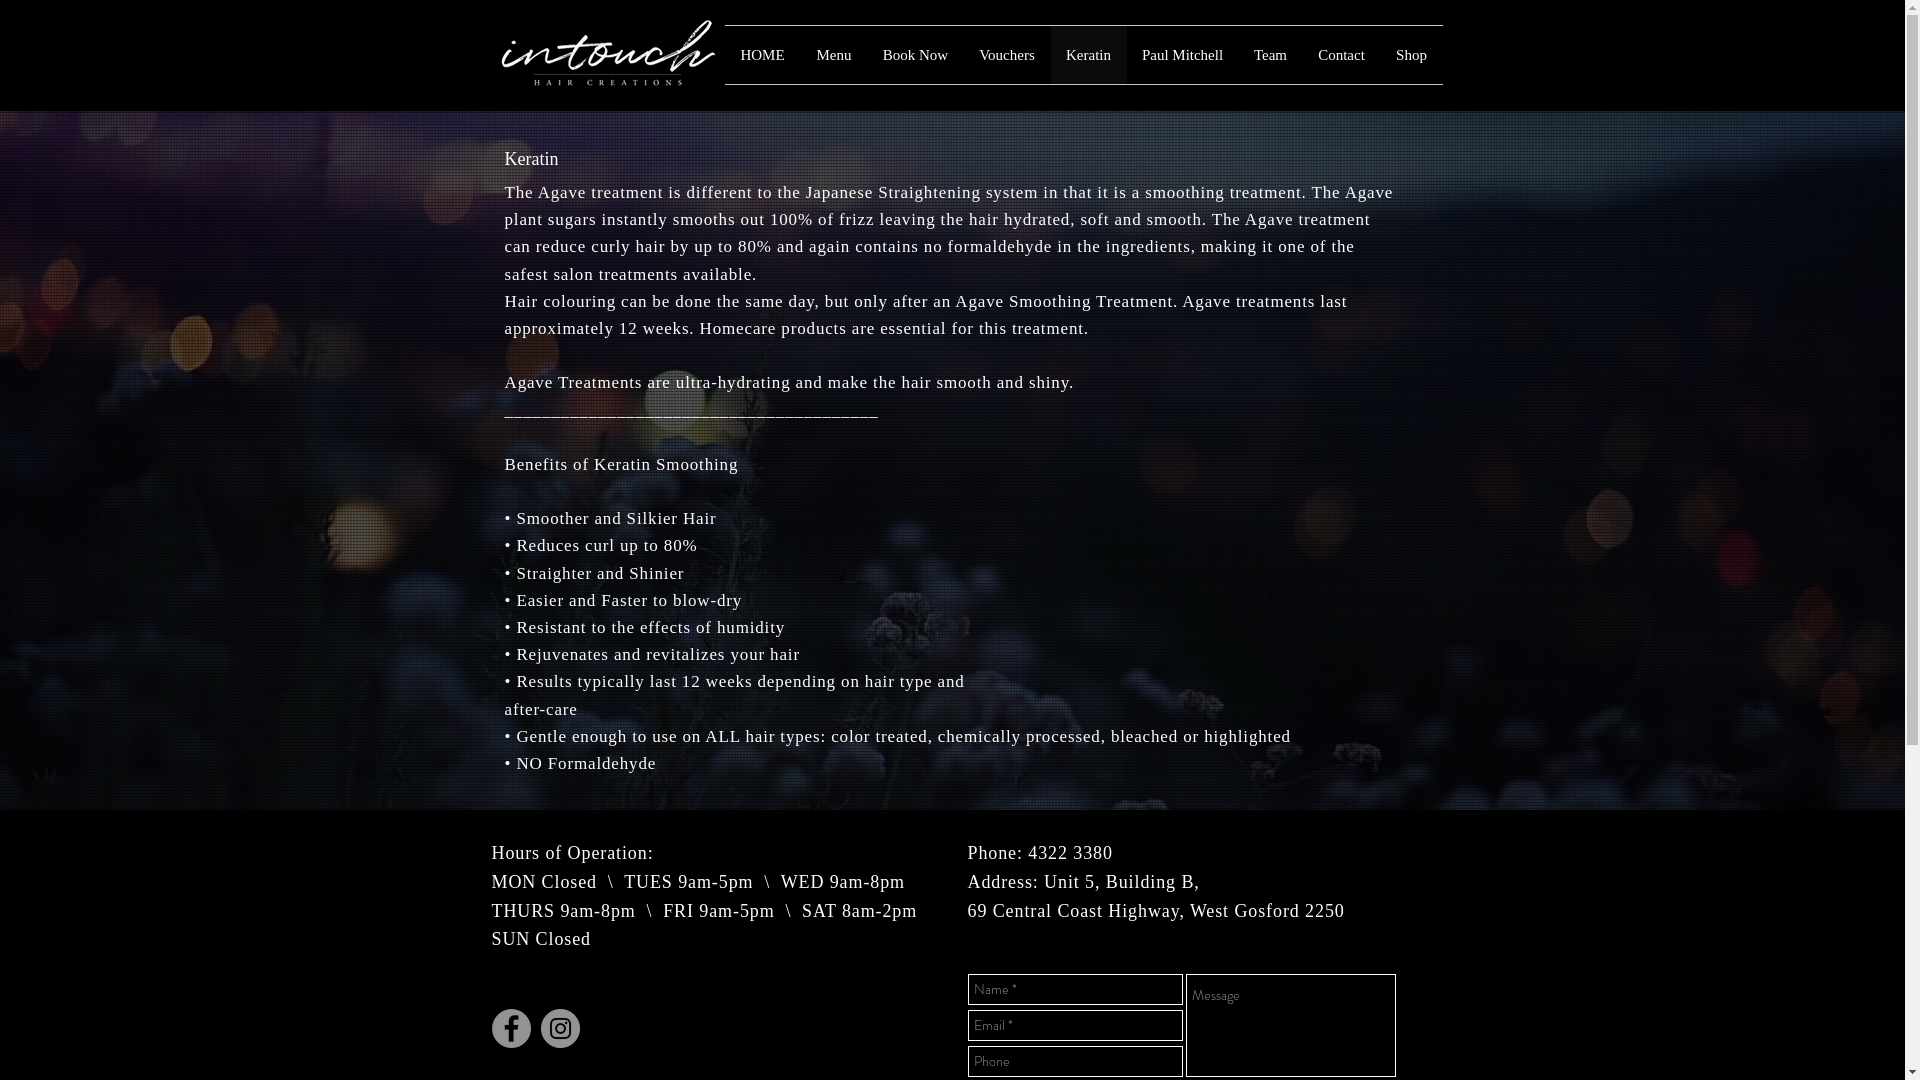  I want to click on 'Shop', so click(1410, 53).